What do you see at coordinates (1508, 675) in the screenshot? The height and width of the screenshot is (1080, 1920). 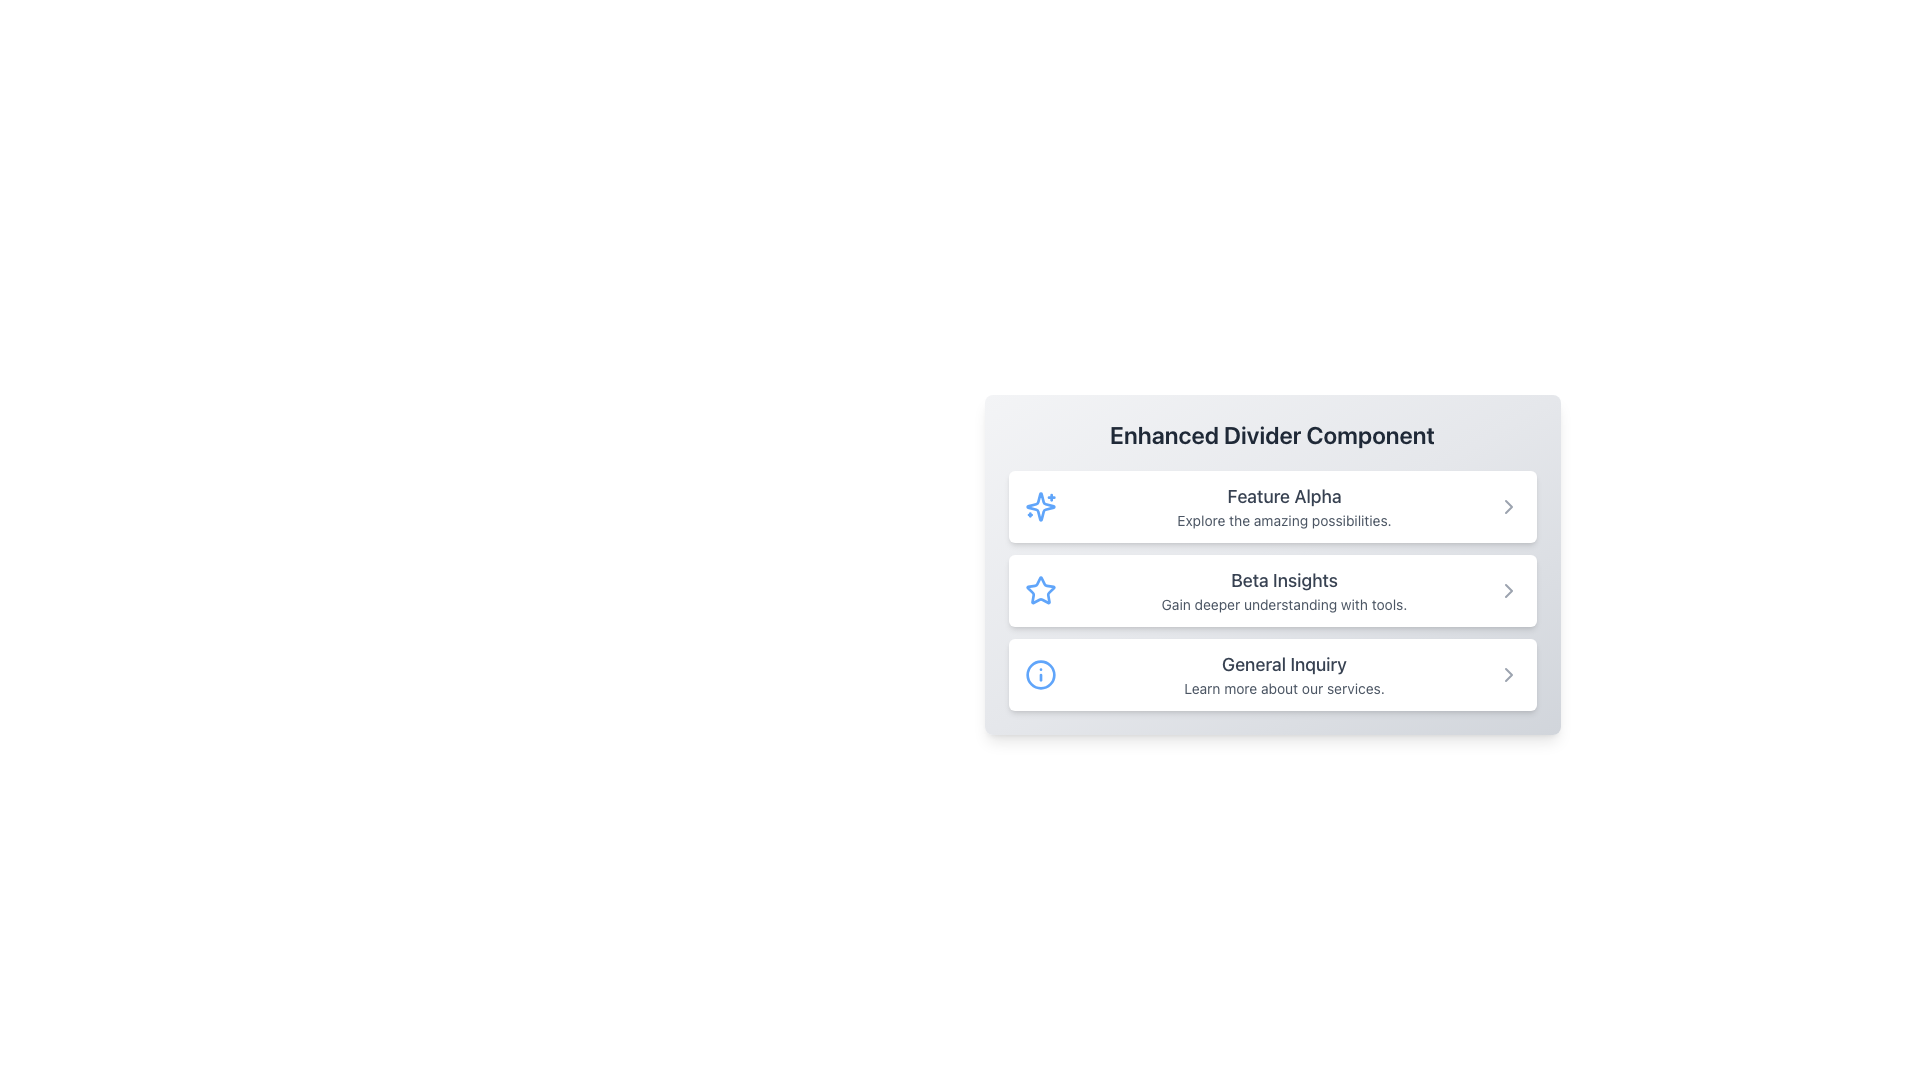 I see `the right-pointing chevron icon in the 'General Inquiry' row` at bounding box center [1508, 675].